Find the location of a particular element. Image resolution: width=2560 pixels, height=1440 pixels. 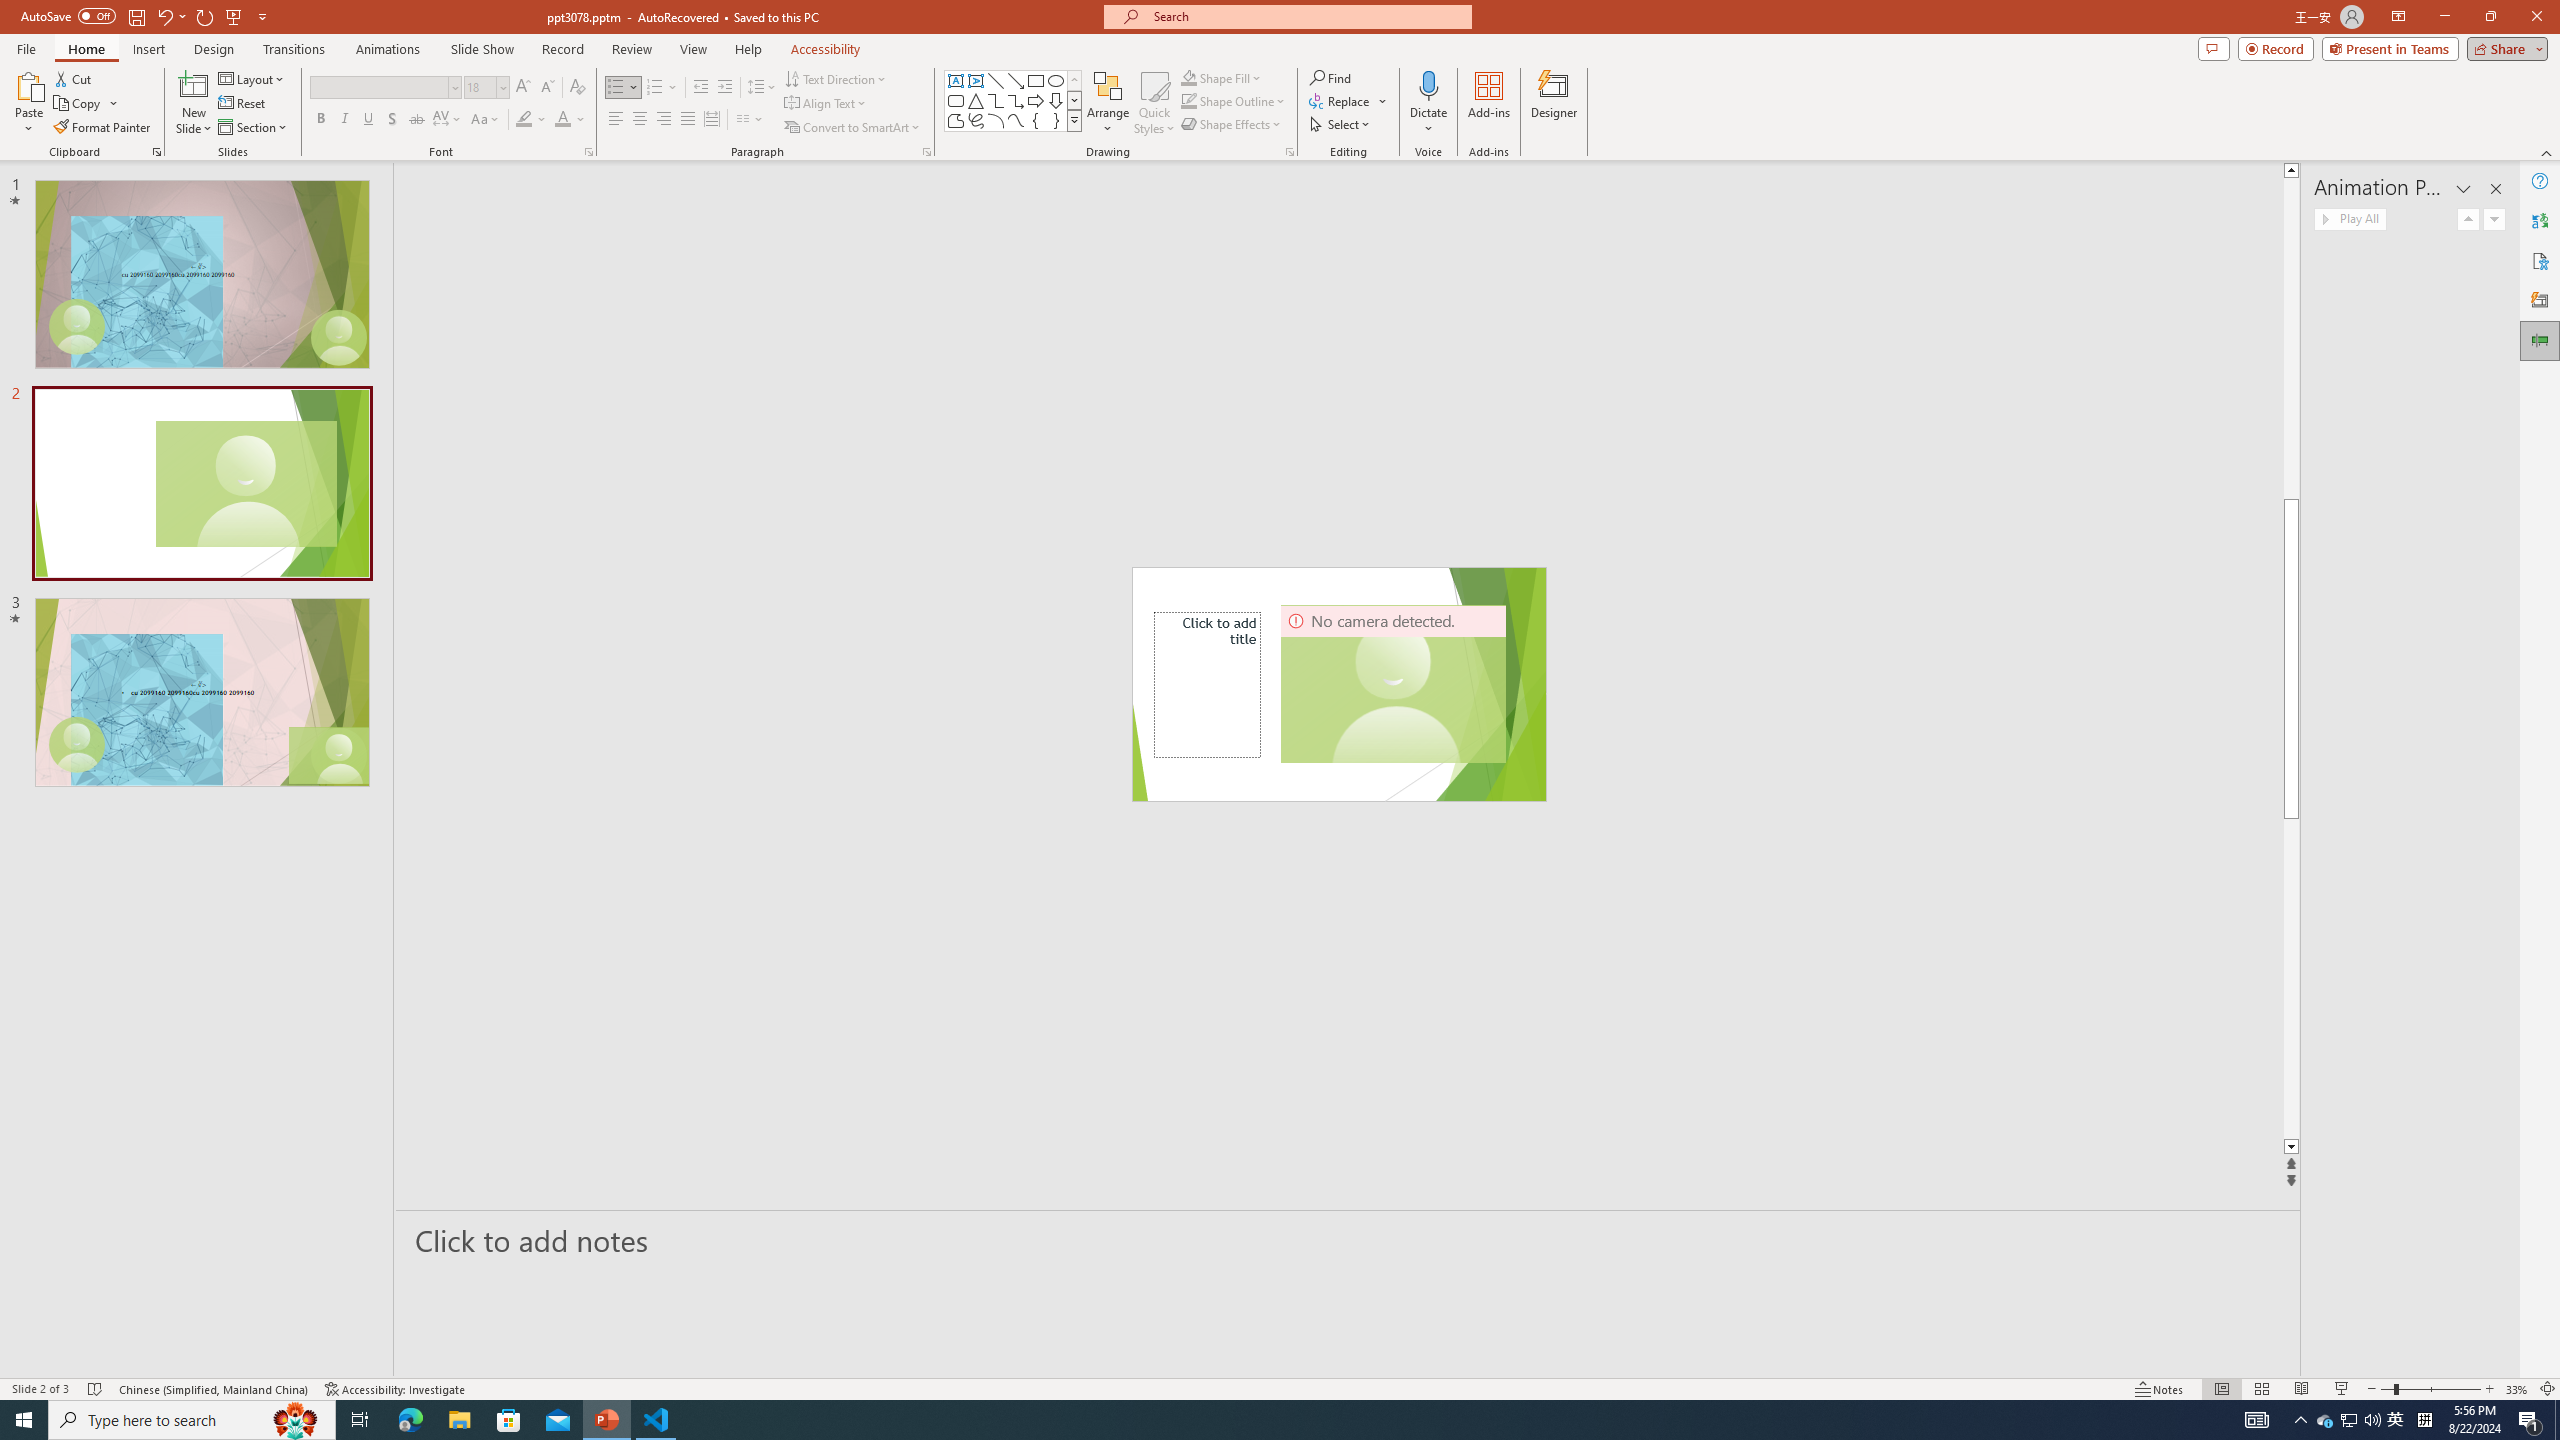

'Replace...' is located at coordinates (1349, 99).